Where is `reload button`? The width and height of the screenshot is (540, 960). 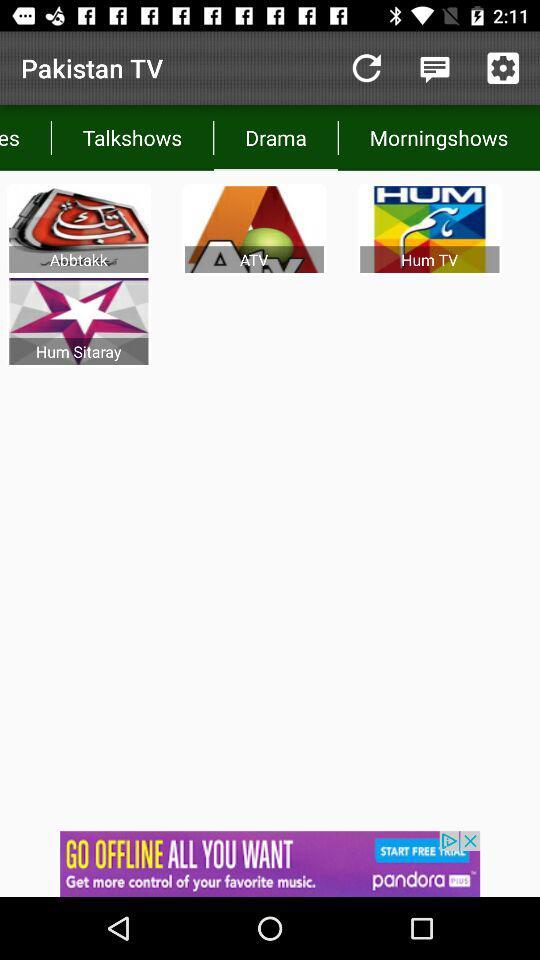
reload button is located at coordinates (365, 68).